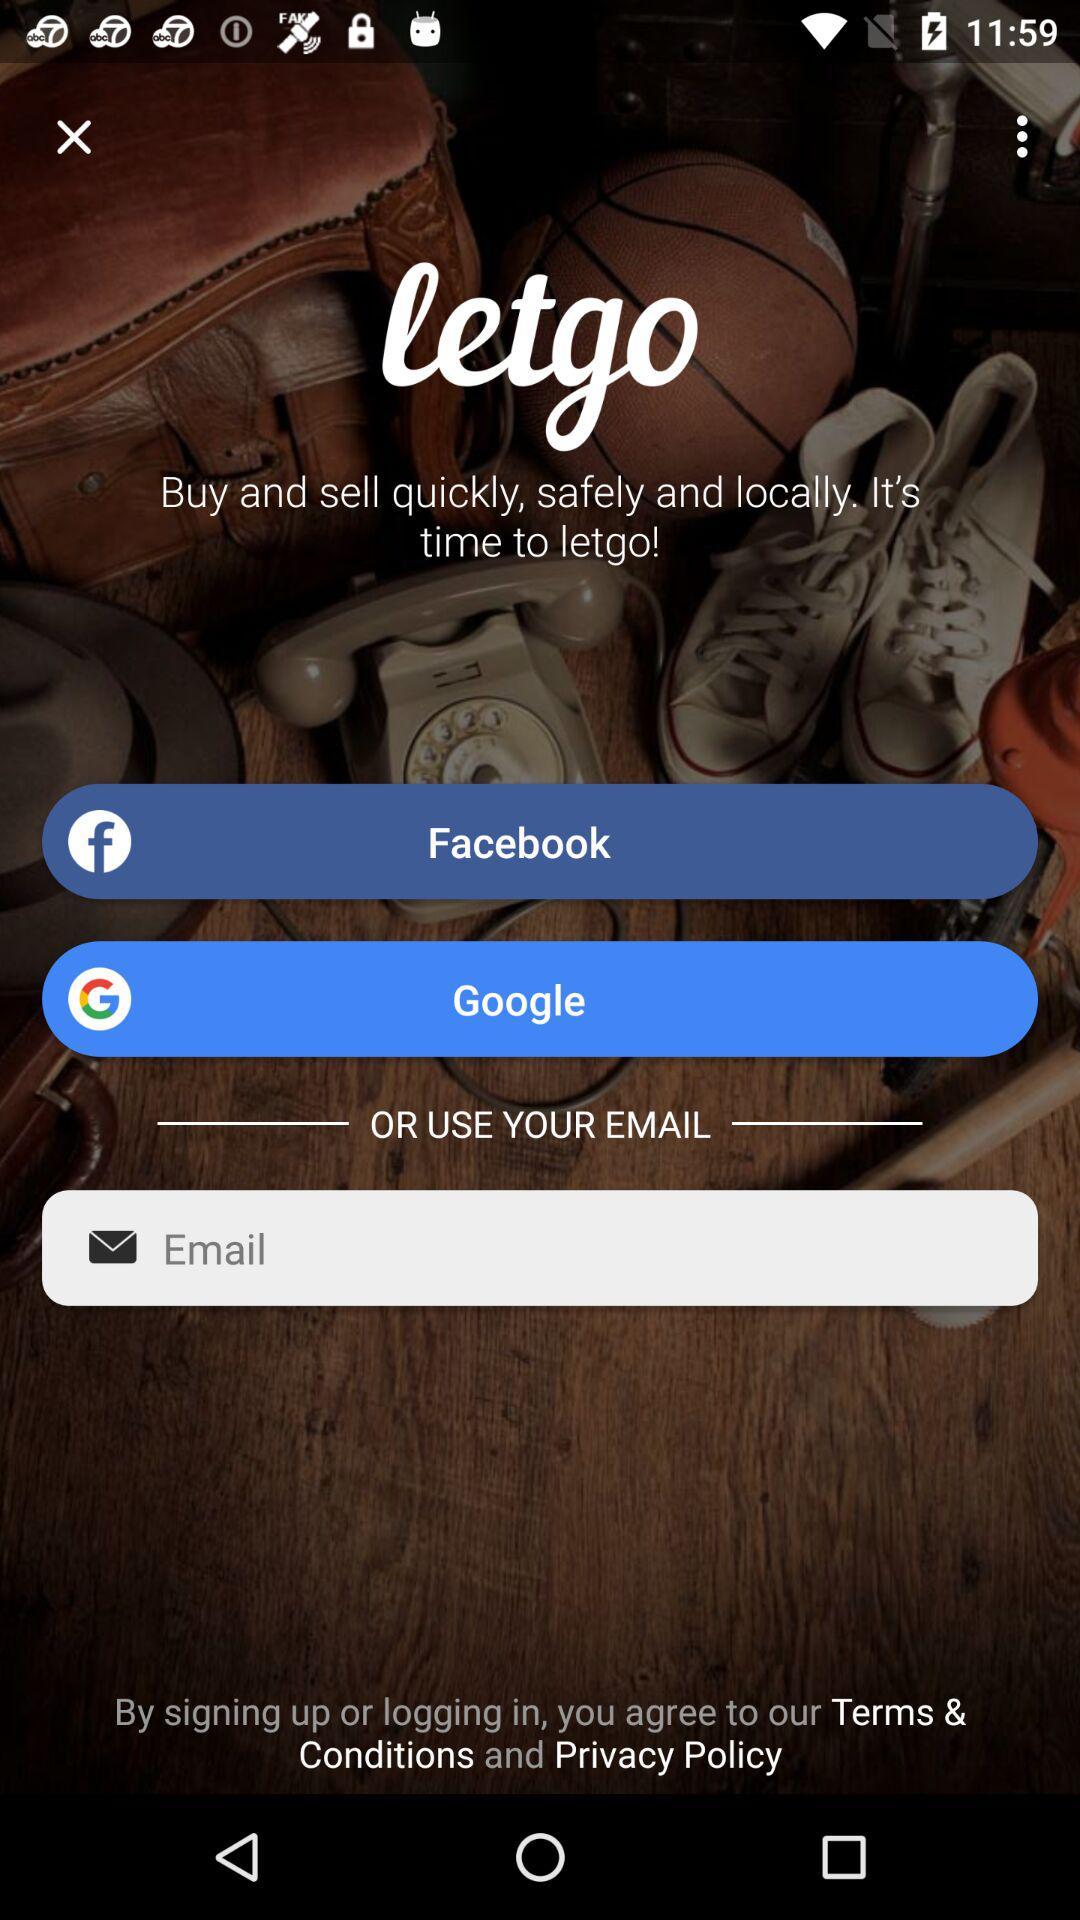 This screenshot has height=1920, width=1080. I want to click on the item below the email, so click(540, 1731).